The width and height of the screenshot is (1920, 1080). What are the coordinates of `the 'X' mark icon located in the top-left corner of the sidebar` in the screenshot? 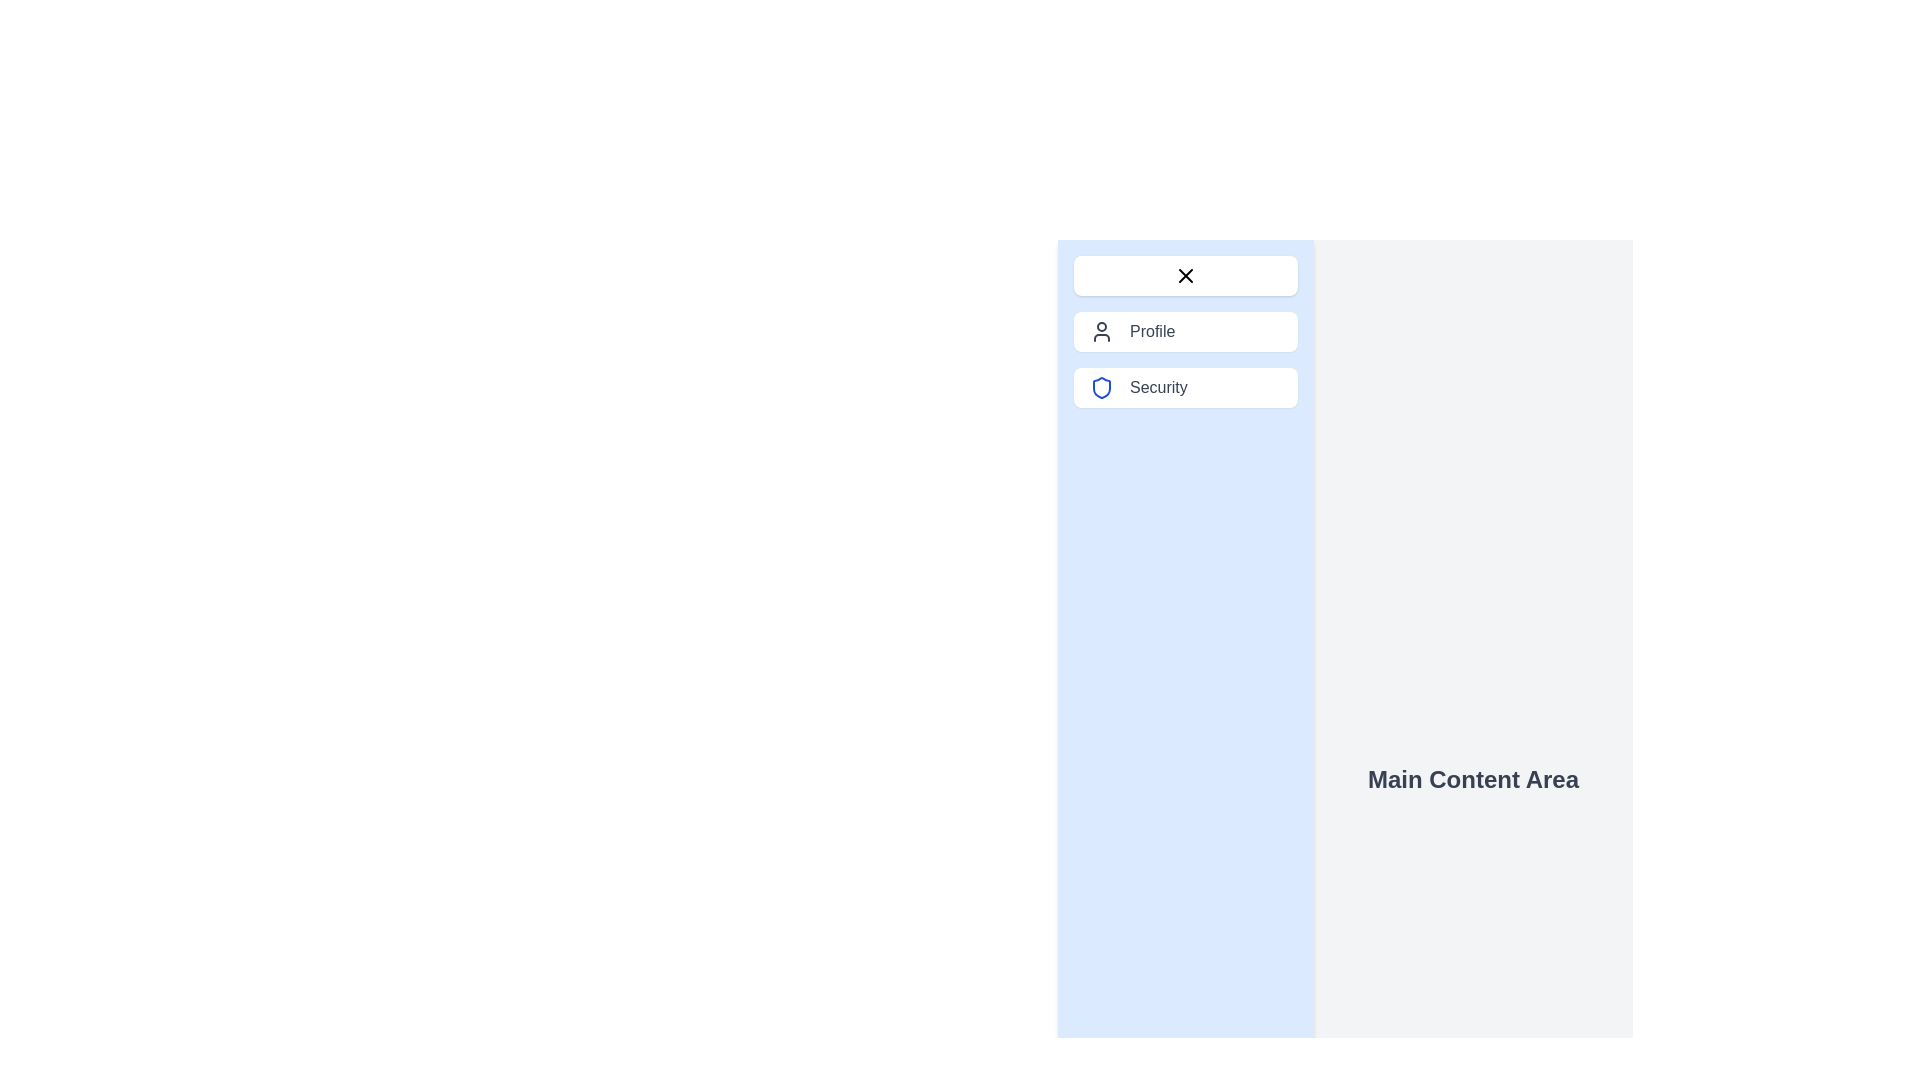 It's located at (1185, 276).